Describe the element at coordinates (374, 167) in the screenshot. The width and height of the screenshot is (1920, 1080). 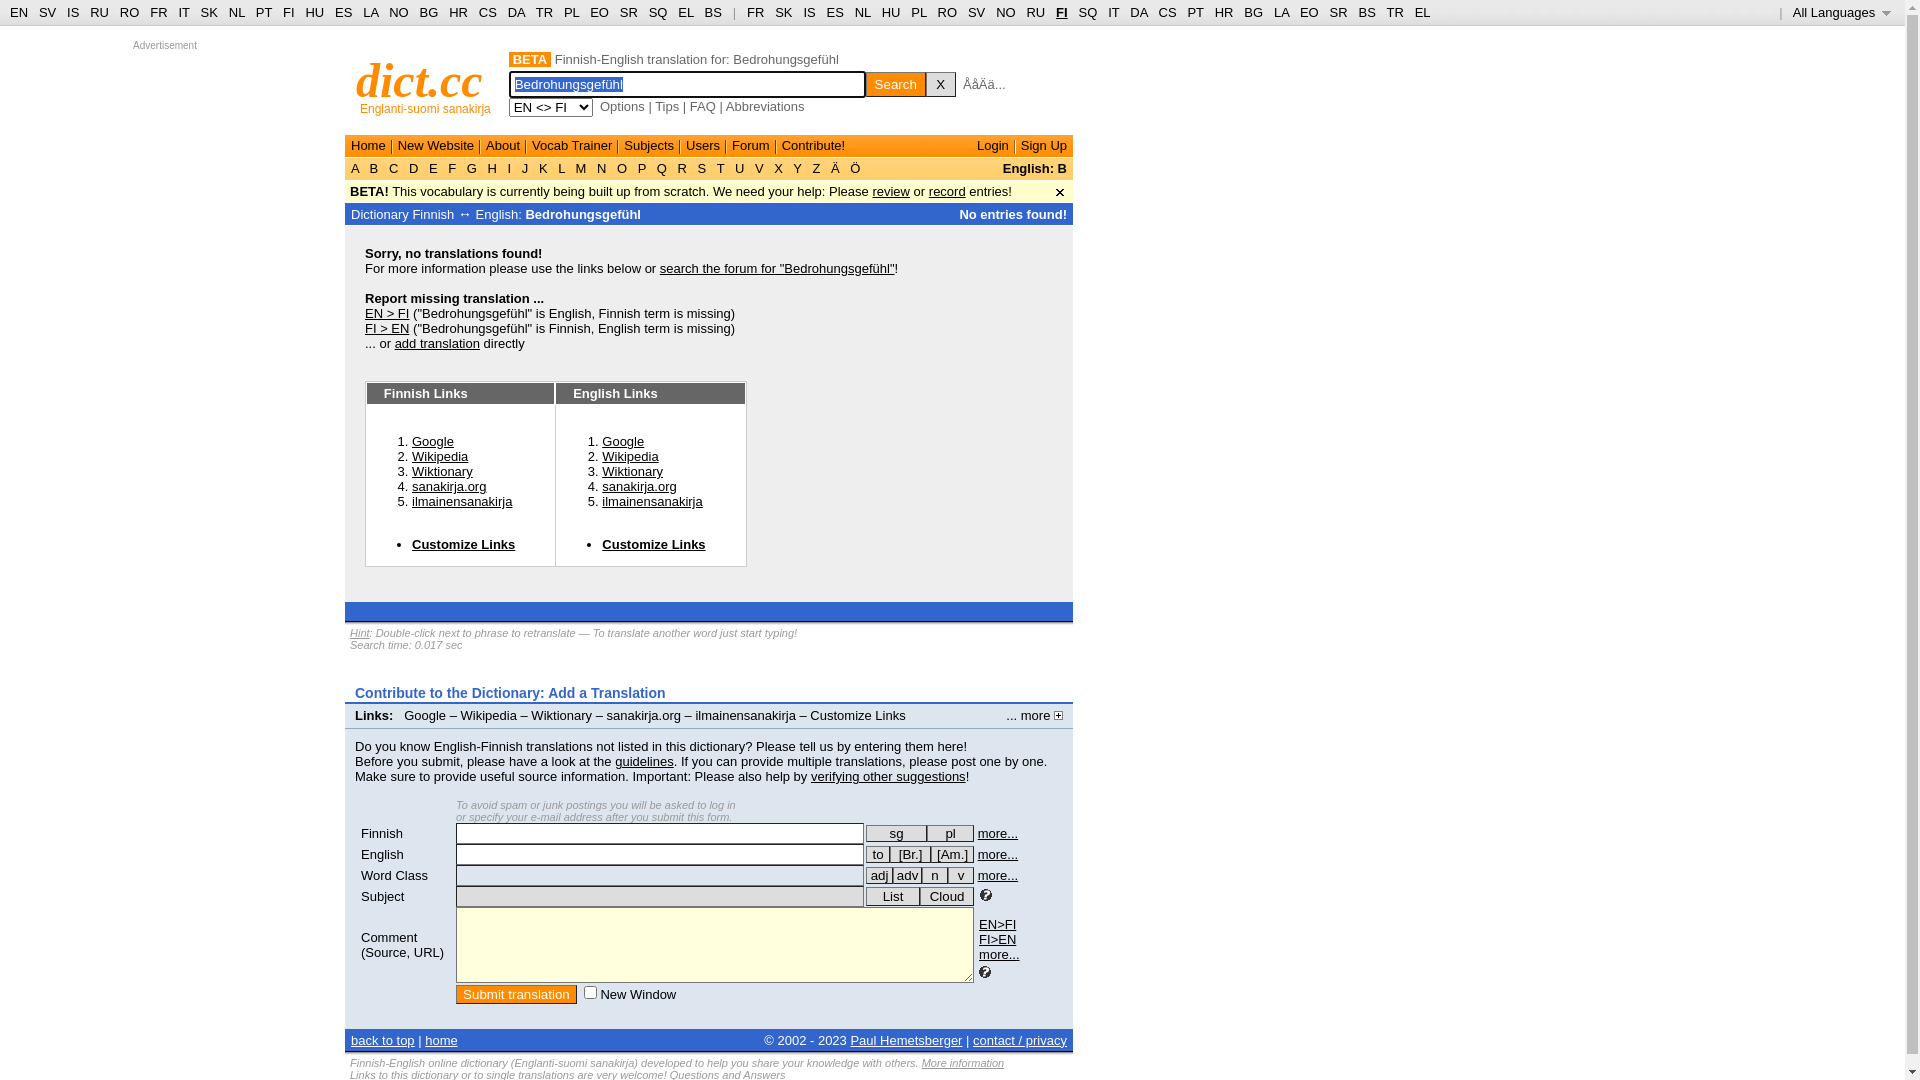
I see `'B'` at that location.